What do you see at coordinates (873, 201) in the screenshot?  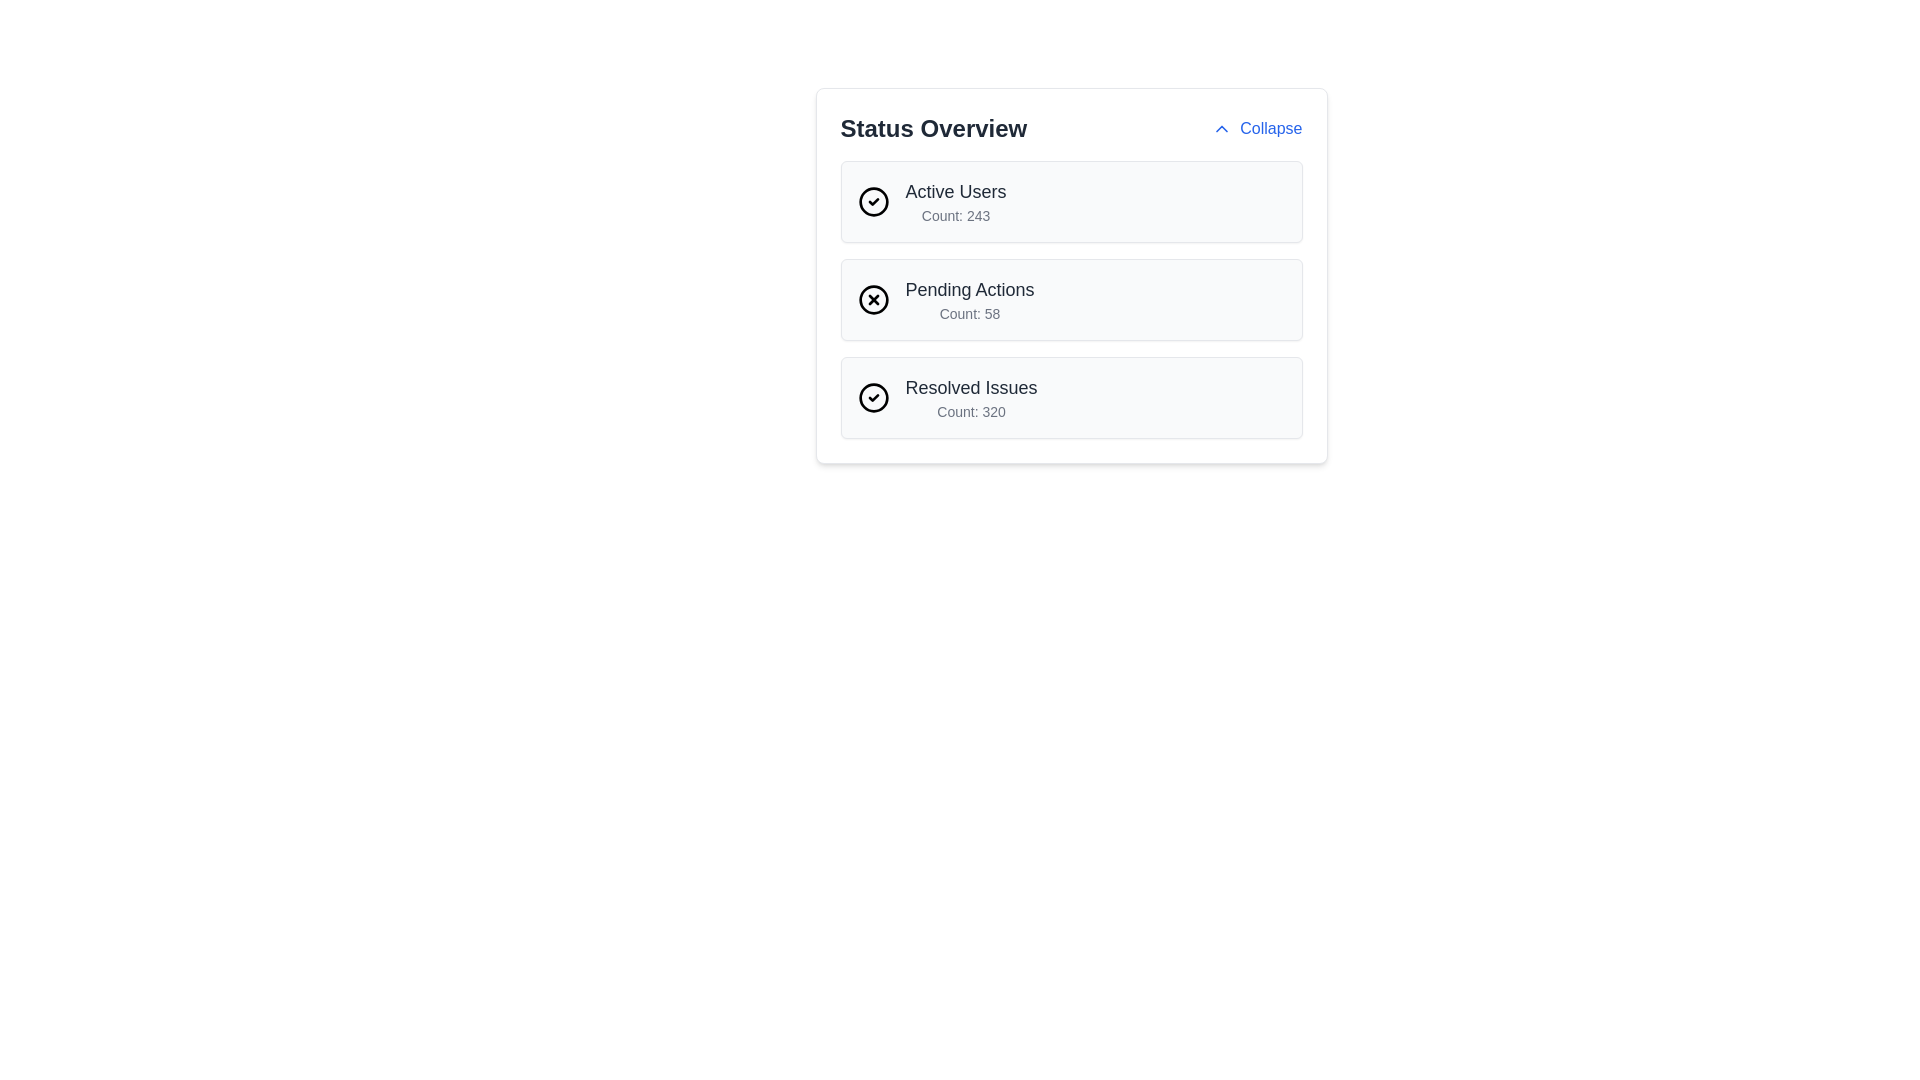 I see `the circular icon with a green checkmark located in the top-left corner of the 'Active Users' area` at bounding box center [873, 201].